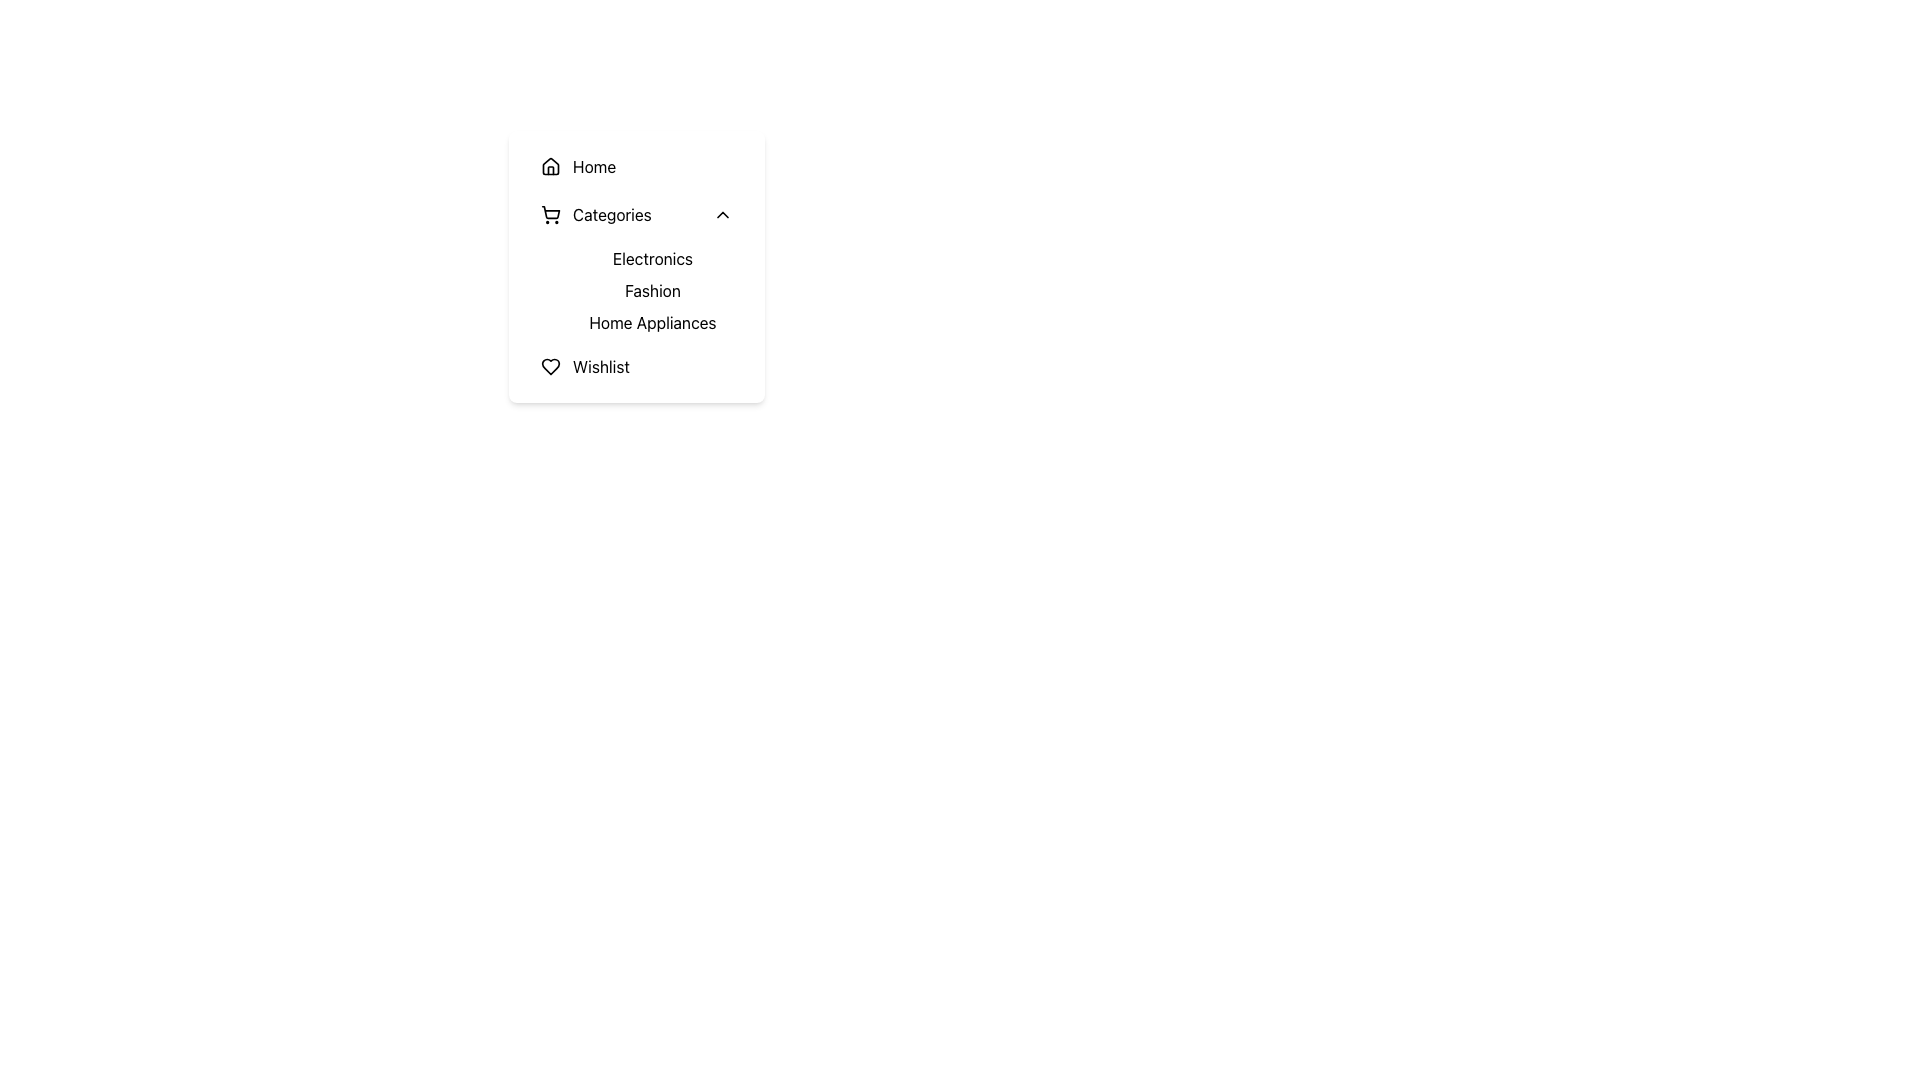 The width and height of the screenshot is (1920, 1080). I want to click on the house-shaped icon located to the left of the 'Home' text label, which serves as a visual cue for navigation, so click(551, 165).